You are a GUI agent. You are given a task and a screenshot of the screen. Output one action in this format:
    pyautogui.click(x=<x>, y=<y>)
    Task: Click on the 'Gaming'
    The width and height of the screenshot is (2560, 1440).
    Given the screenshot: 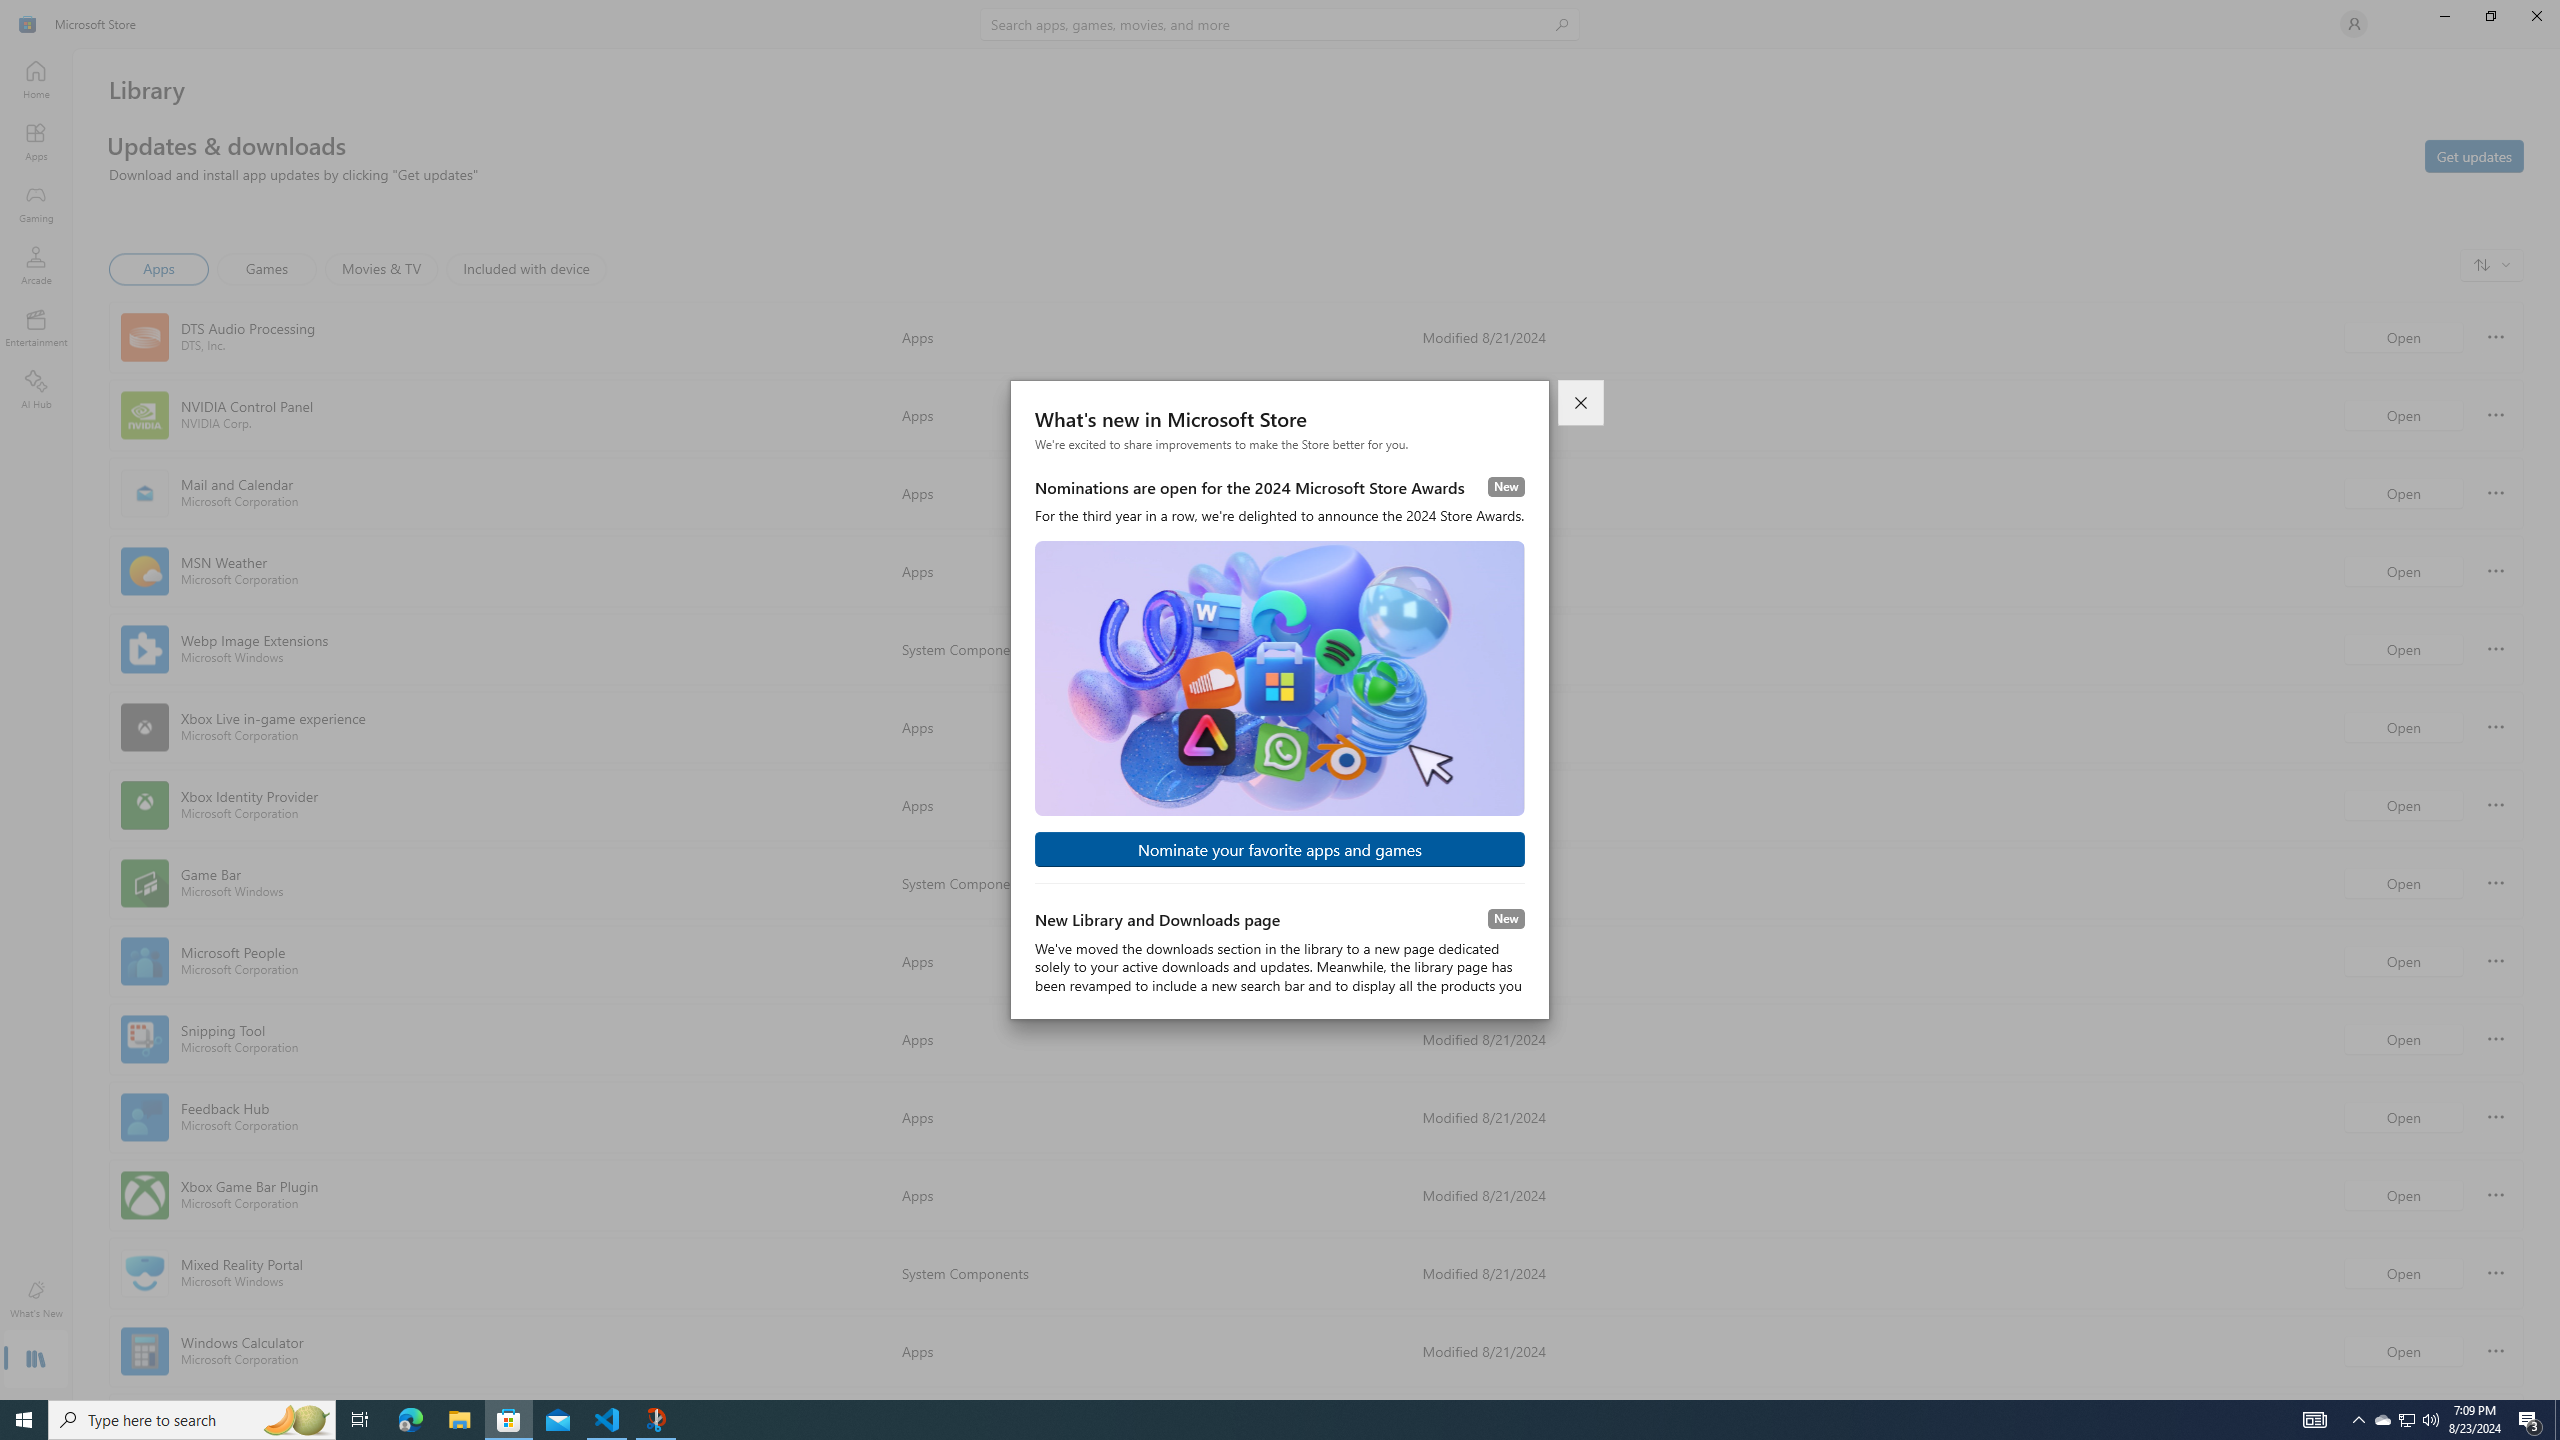 What is the action you would take?
    pyautogui.click(x=34, y=202)
    